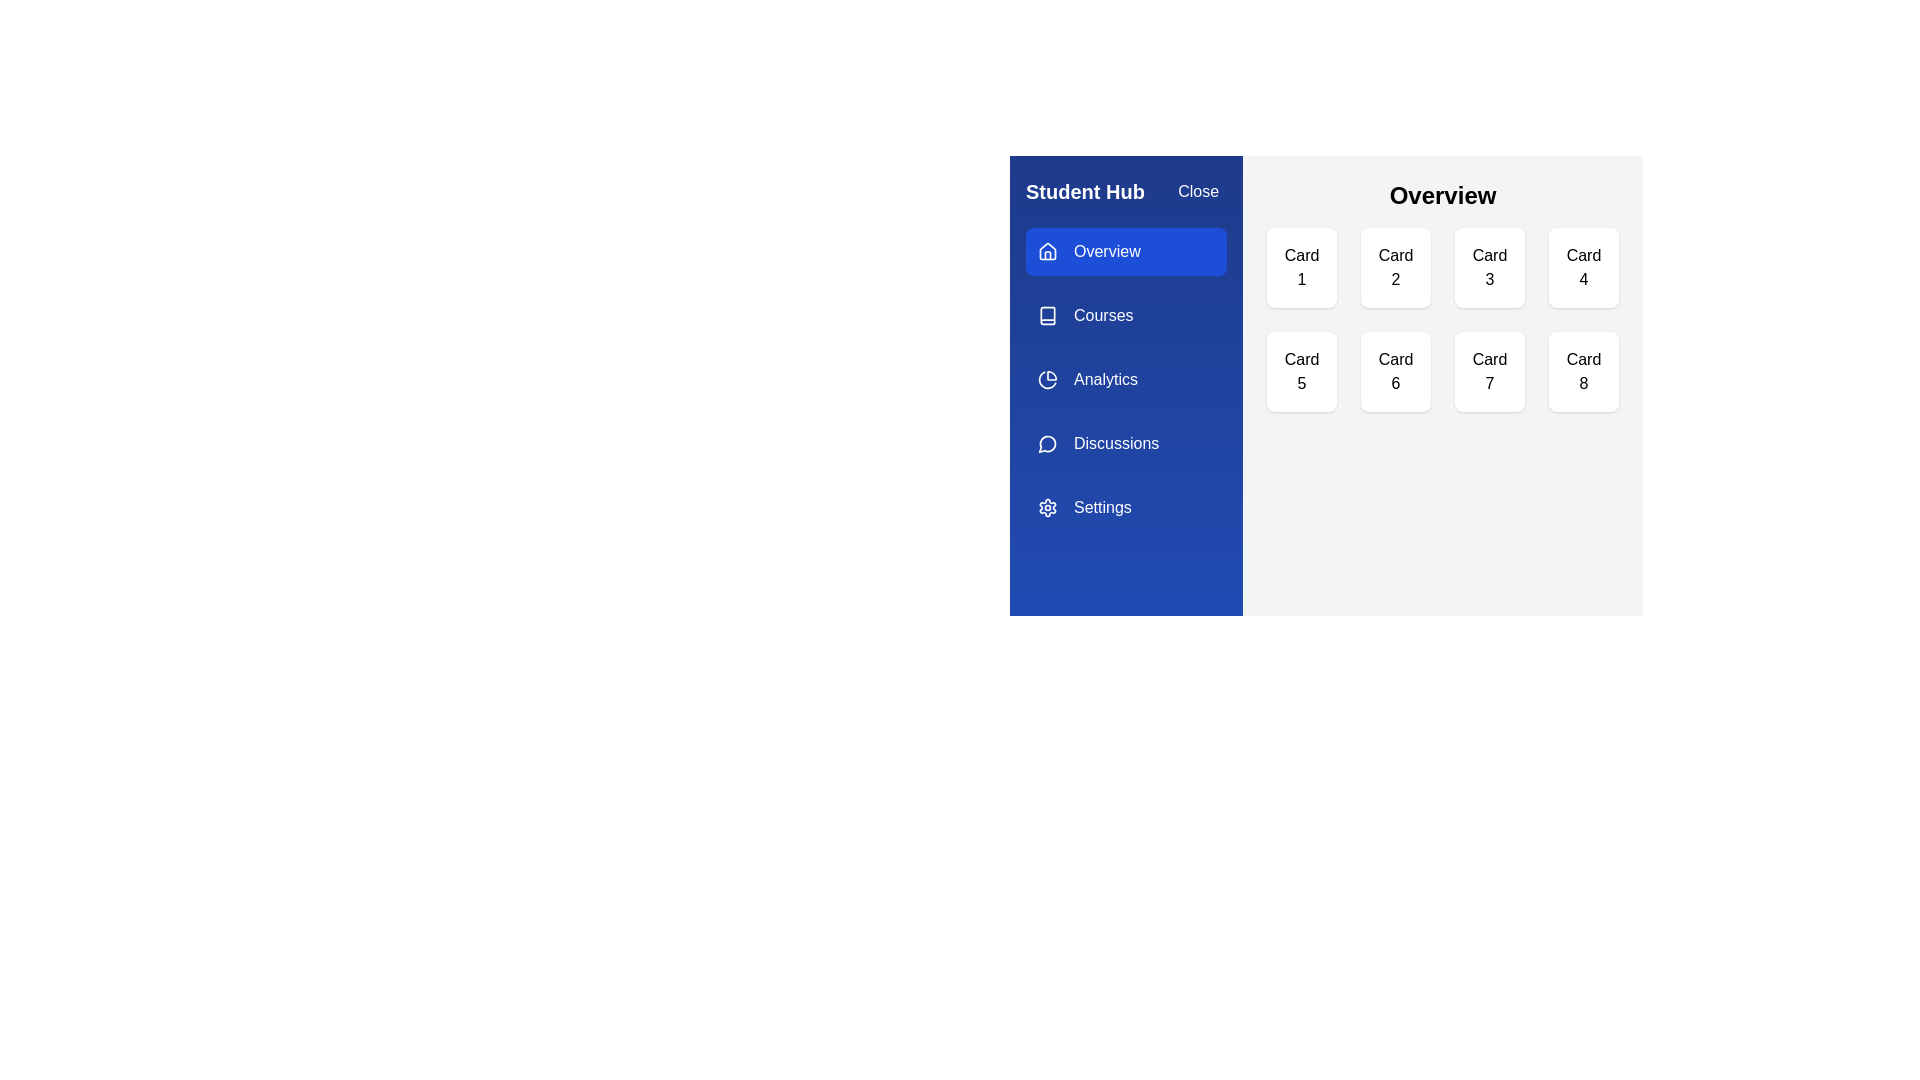 The image size is (1920, 1080). Describe the element at coordinates (1198, 192) in the screenshot. I see `the 'Close' button to toggle the drawer visibility` at that location.